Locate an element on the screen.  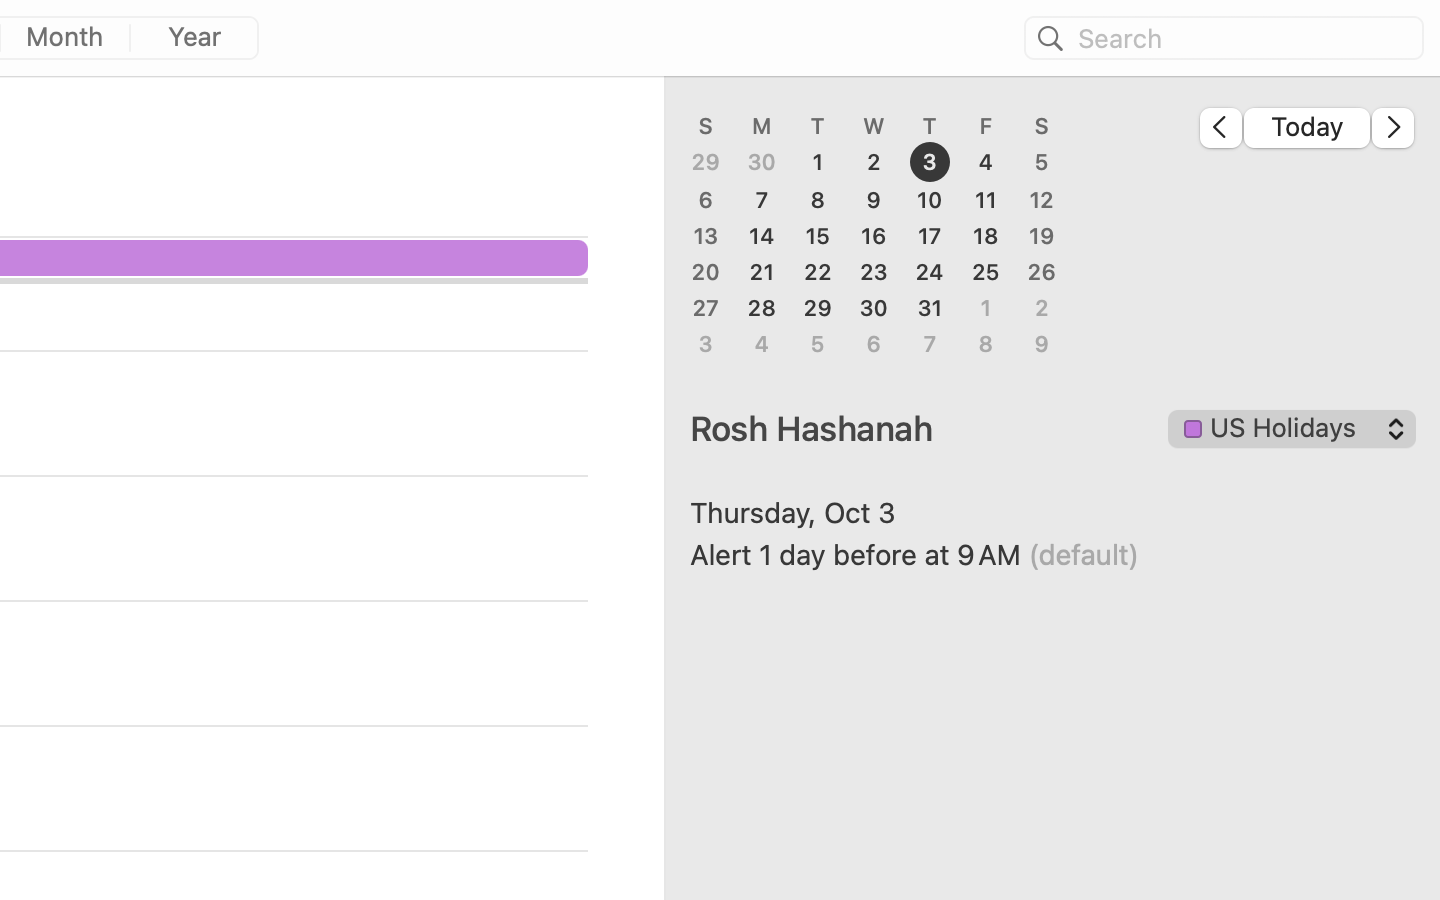
'27' is located at coordinates (706, 306).